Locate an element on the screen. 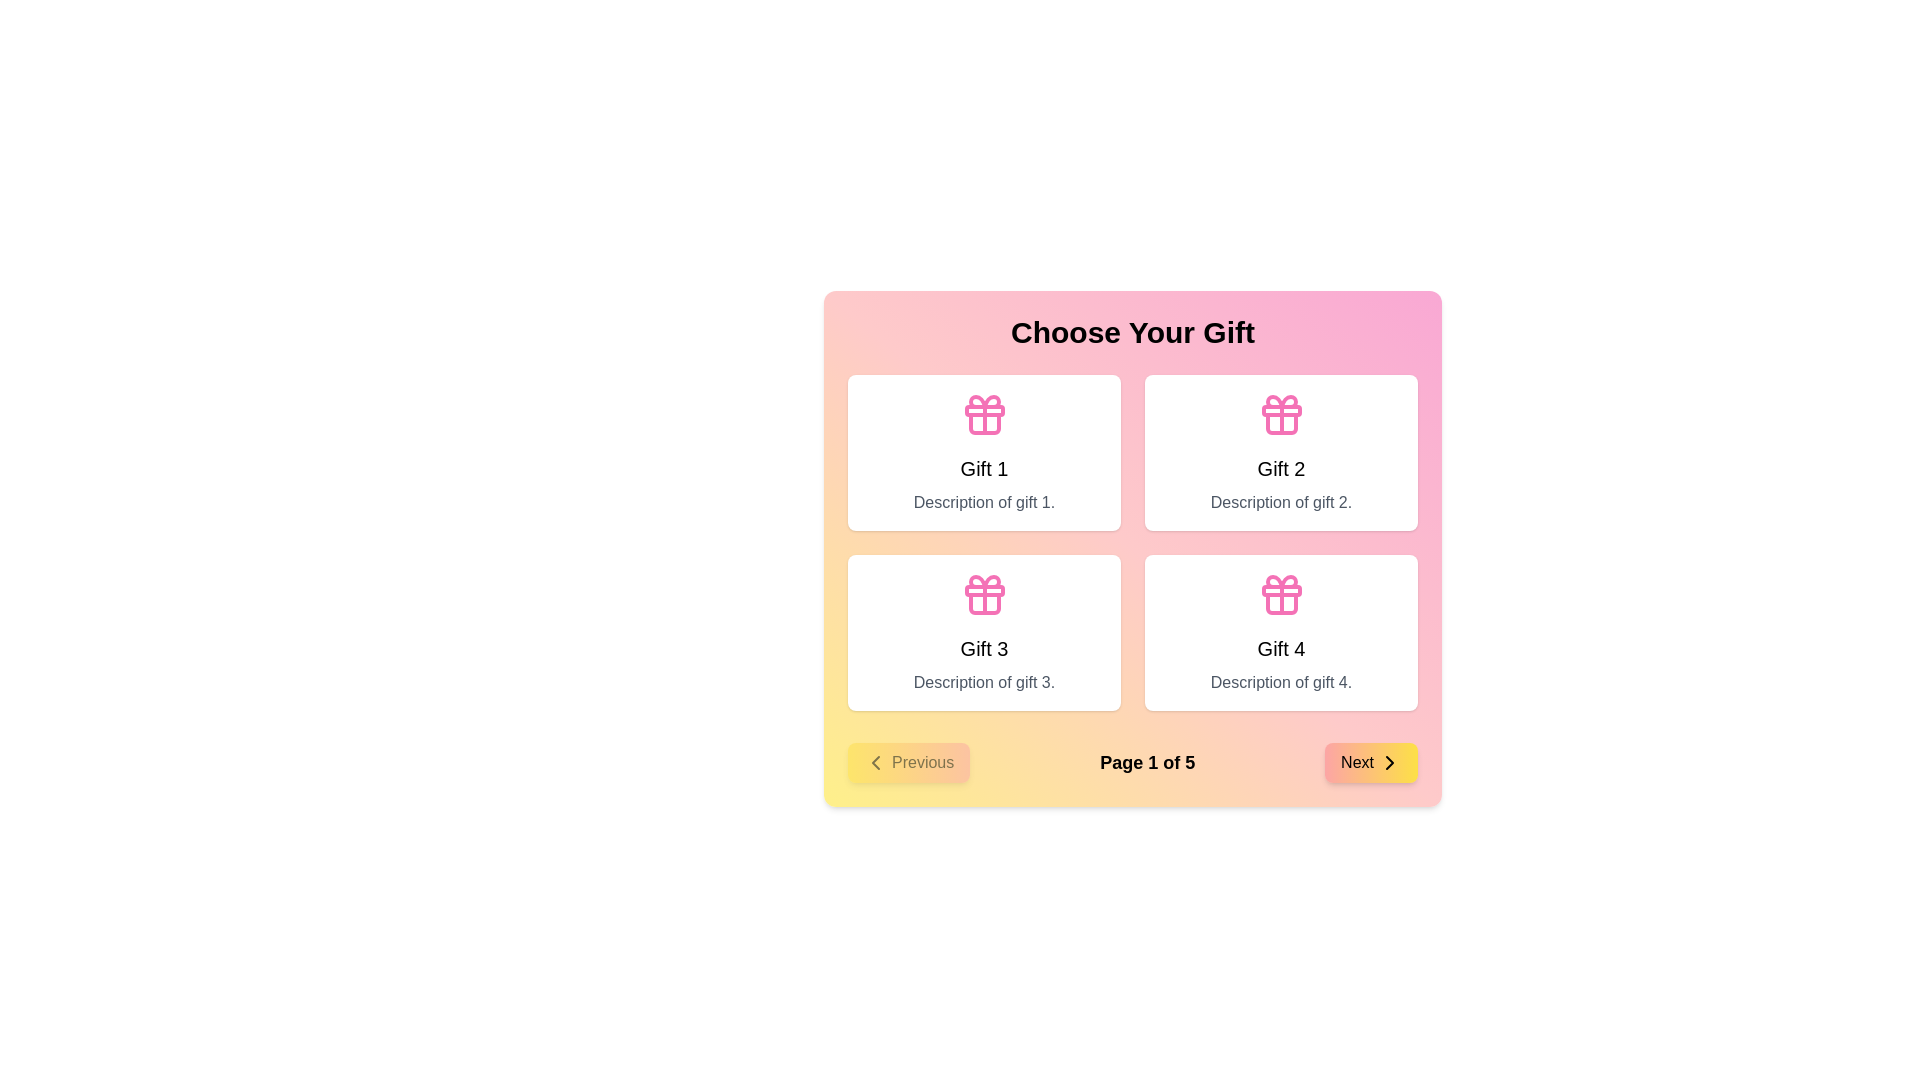 Image resolution: width=1920 pixels, height=1080 pixels. the left-pointing arrow icon within the 'Previous' button located in the bottom-left corner of the interaction panel is located at coordinates (875, 763).